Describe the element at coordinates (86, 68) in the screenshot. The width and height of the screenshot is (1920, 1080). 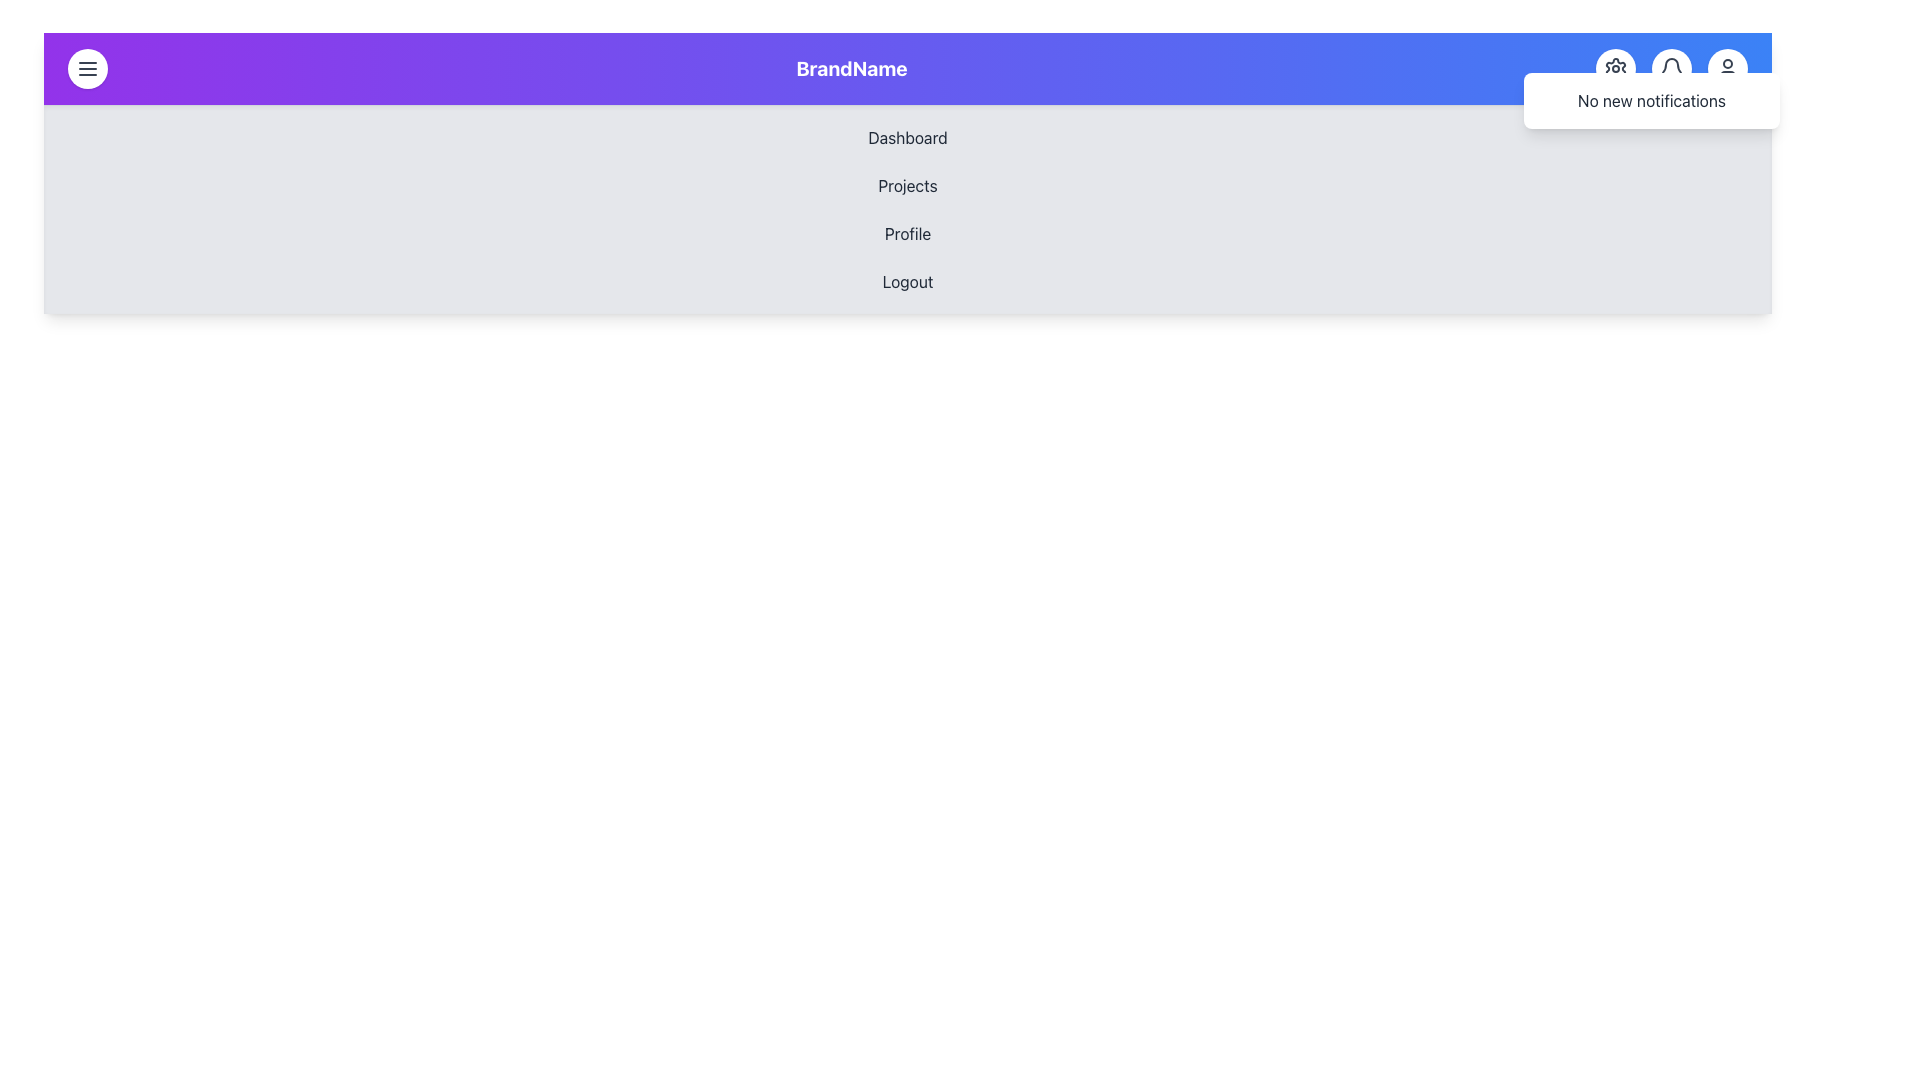
I see `the leftmost button in the header section` at that location.